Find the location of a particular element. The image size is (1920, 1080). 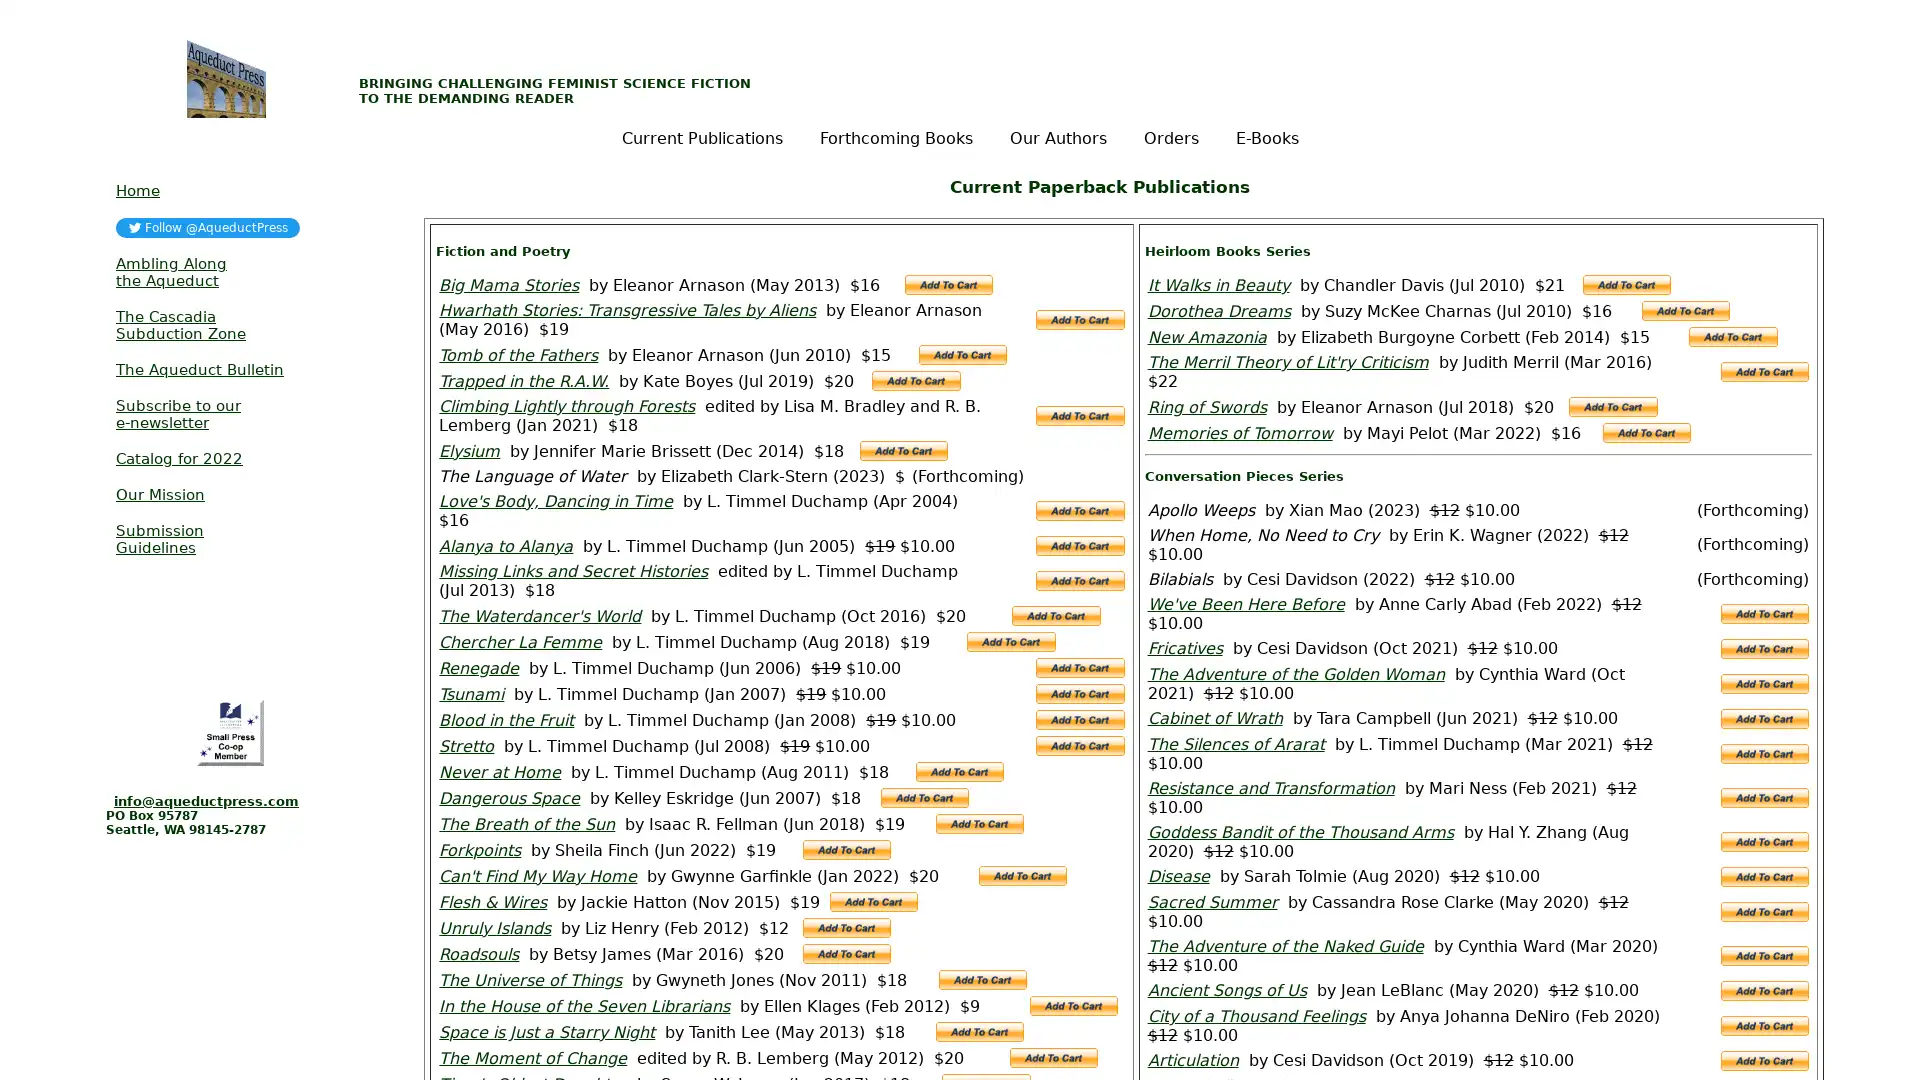

Make payments with PayPal - it\'s fast, free and secure! is located at coordinates (924, 797).